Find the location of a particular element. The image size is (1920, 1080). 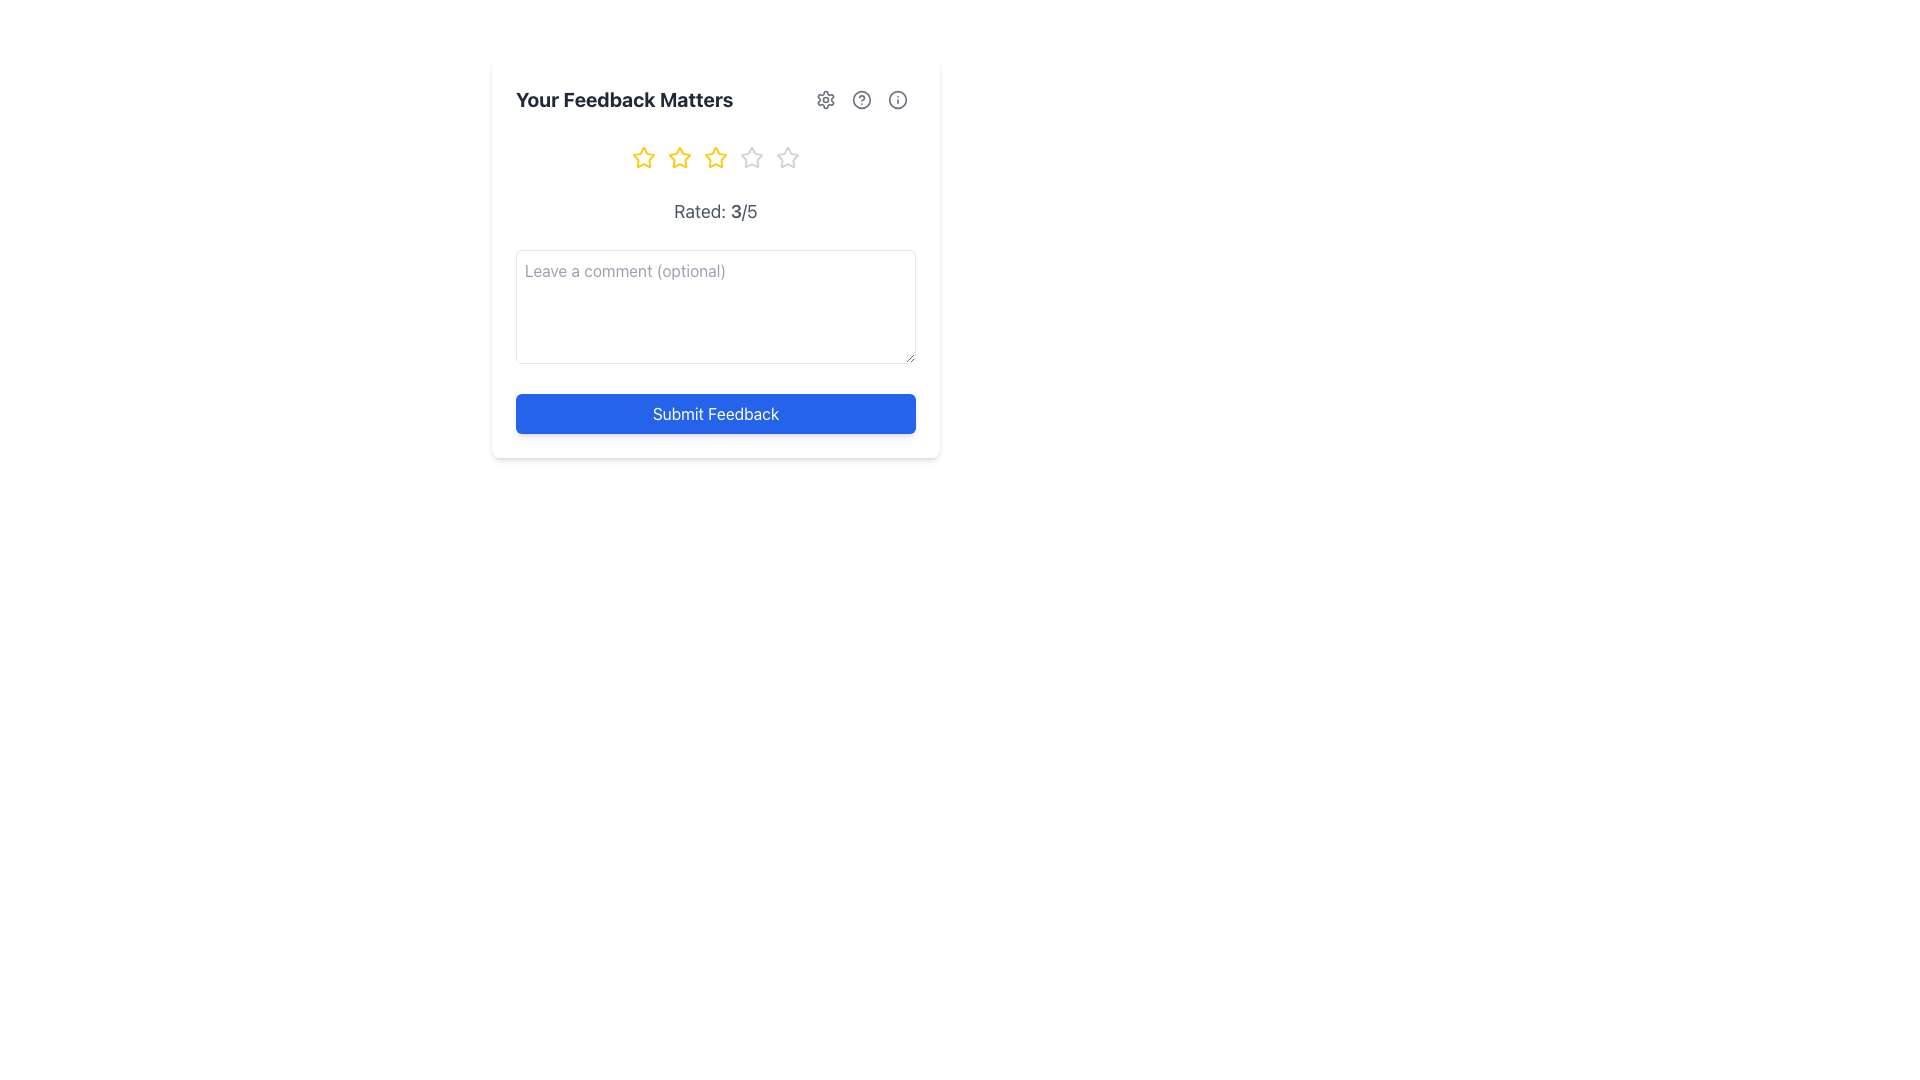

the fourth star icon in the star-rating widget is located at coordinates (751, 157).